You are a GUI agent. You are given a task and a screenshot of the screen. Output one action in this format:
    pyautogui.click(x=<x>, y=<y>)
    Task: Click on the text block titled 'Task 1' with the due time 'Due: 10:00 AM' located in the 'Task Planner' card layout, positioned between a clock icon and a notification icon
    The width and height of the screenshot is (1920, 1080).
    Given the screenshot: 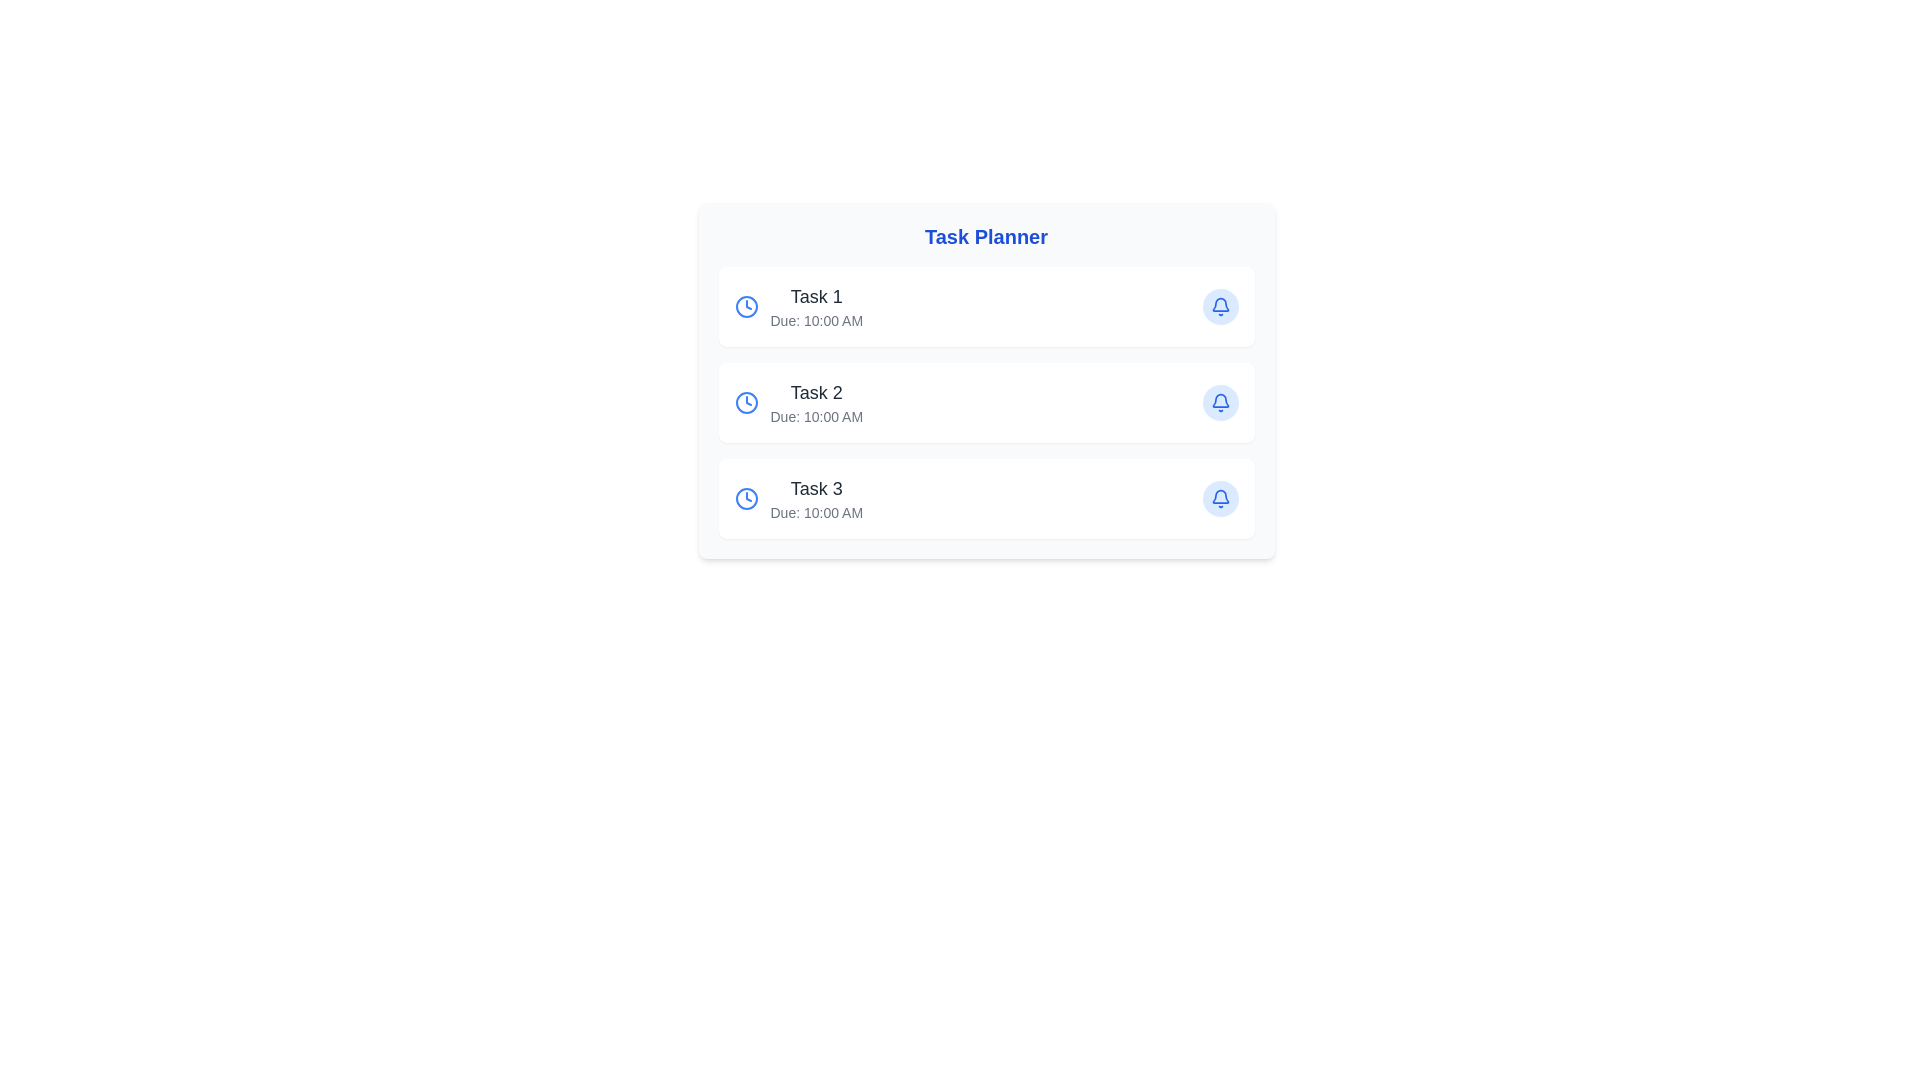 What is the action you would take?
    pyautogui.click(x=816, y=307)
    